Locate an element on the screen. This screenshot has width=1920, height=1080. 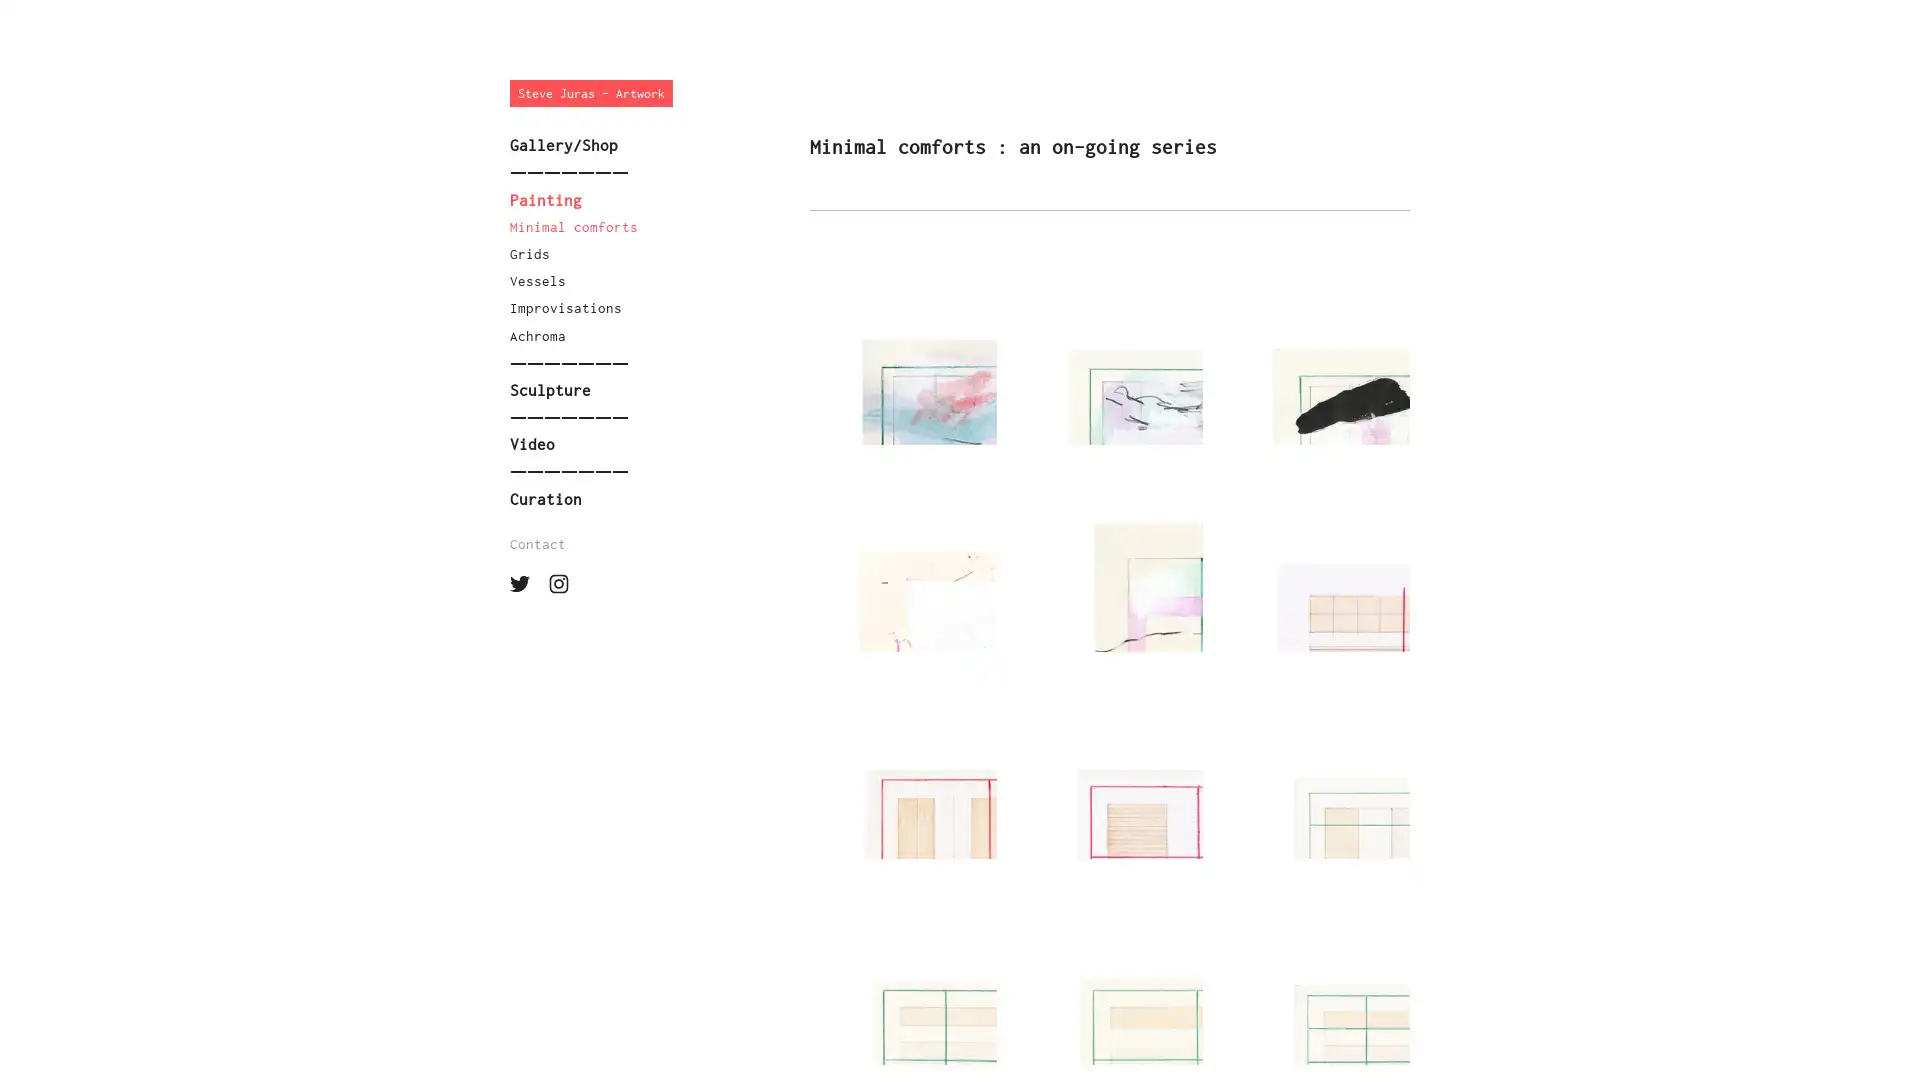
View fullsize Keep it simple stupid is located at coordinates (1108, 970).